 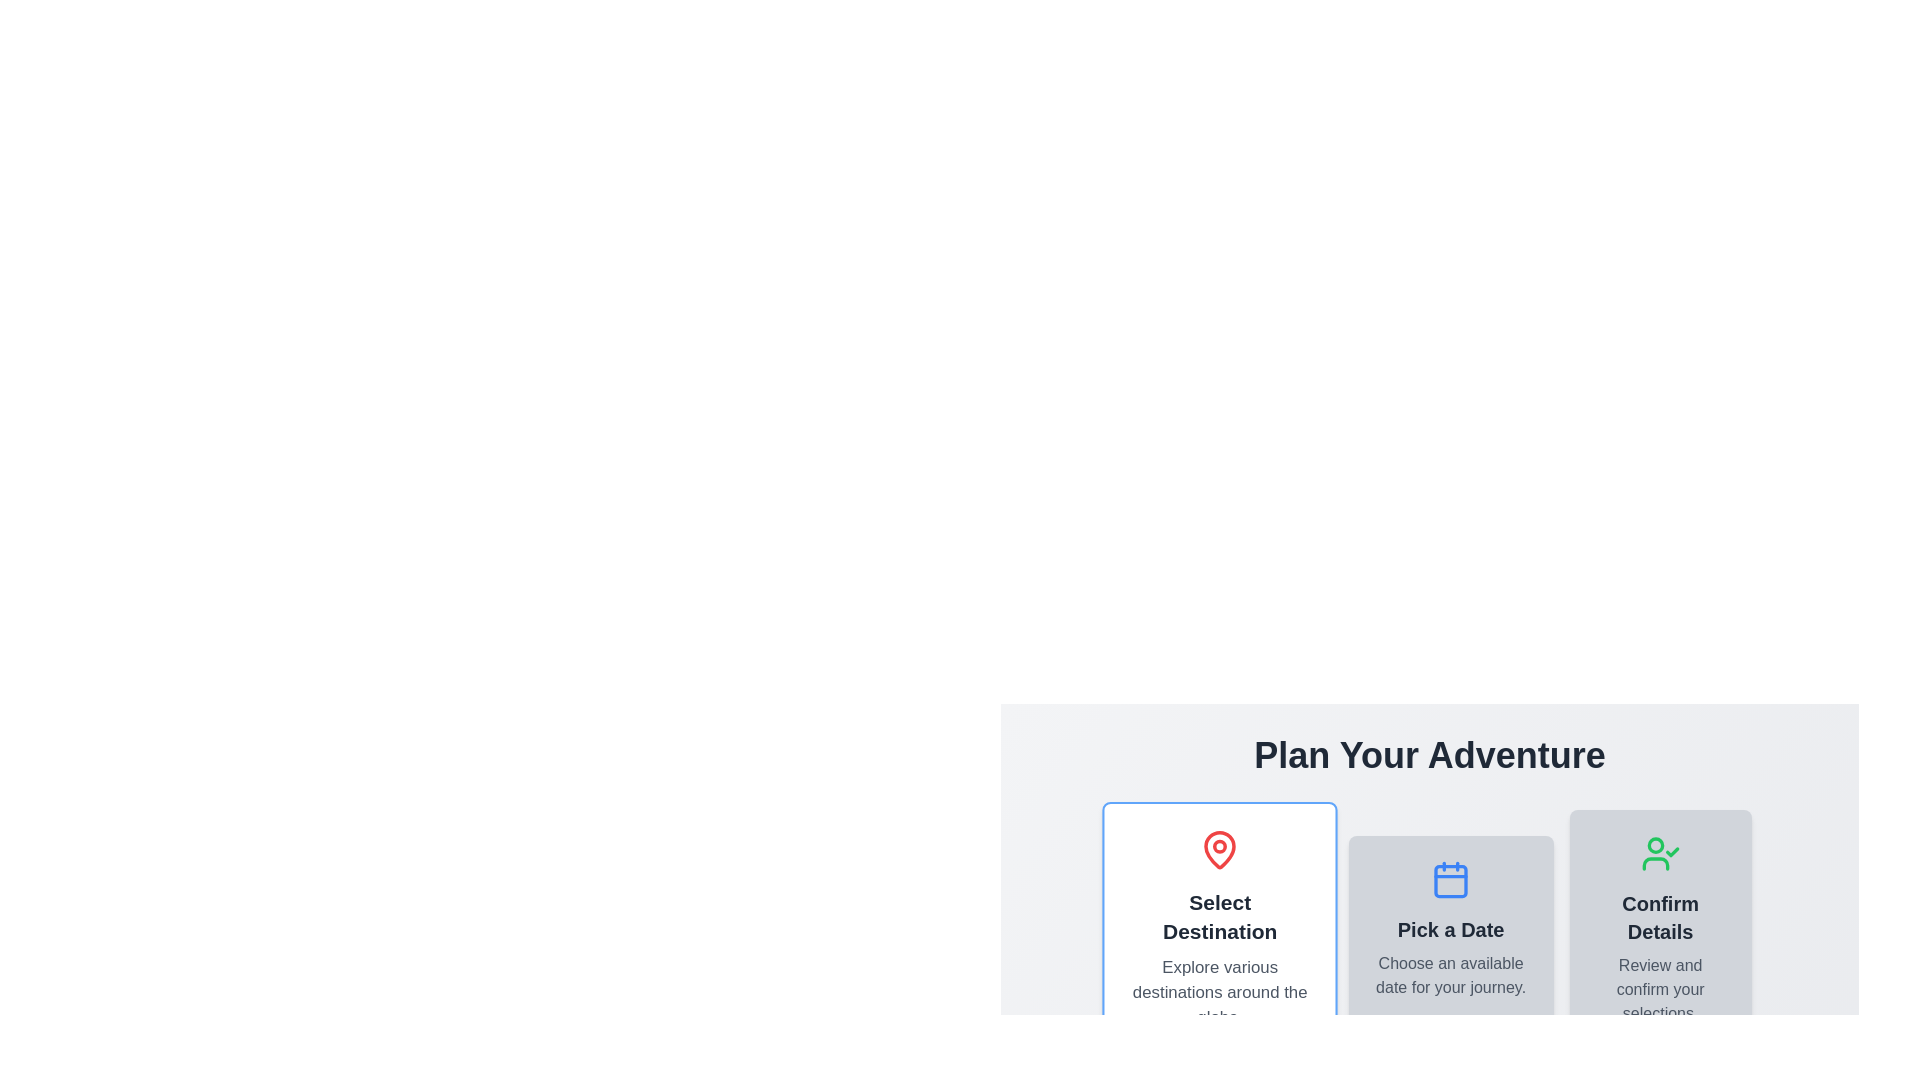 I want to click on the red map pin icon located at the top of the 'Select Destination' card under the title 'Plan Your Adventure', so click(x=1219, y=850).